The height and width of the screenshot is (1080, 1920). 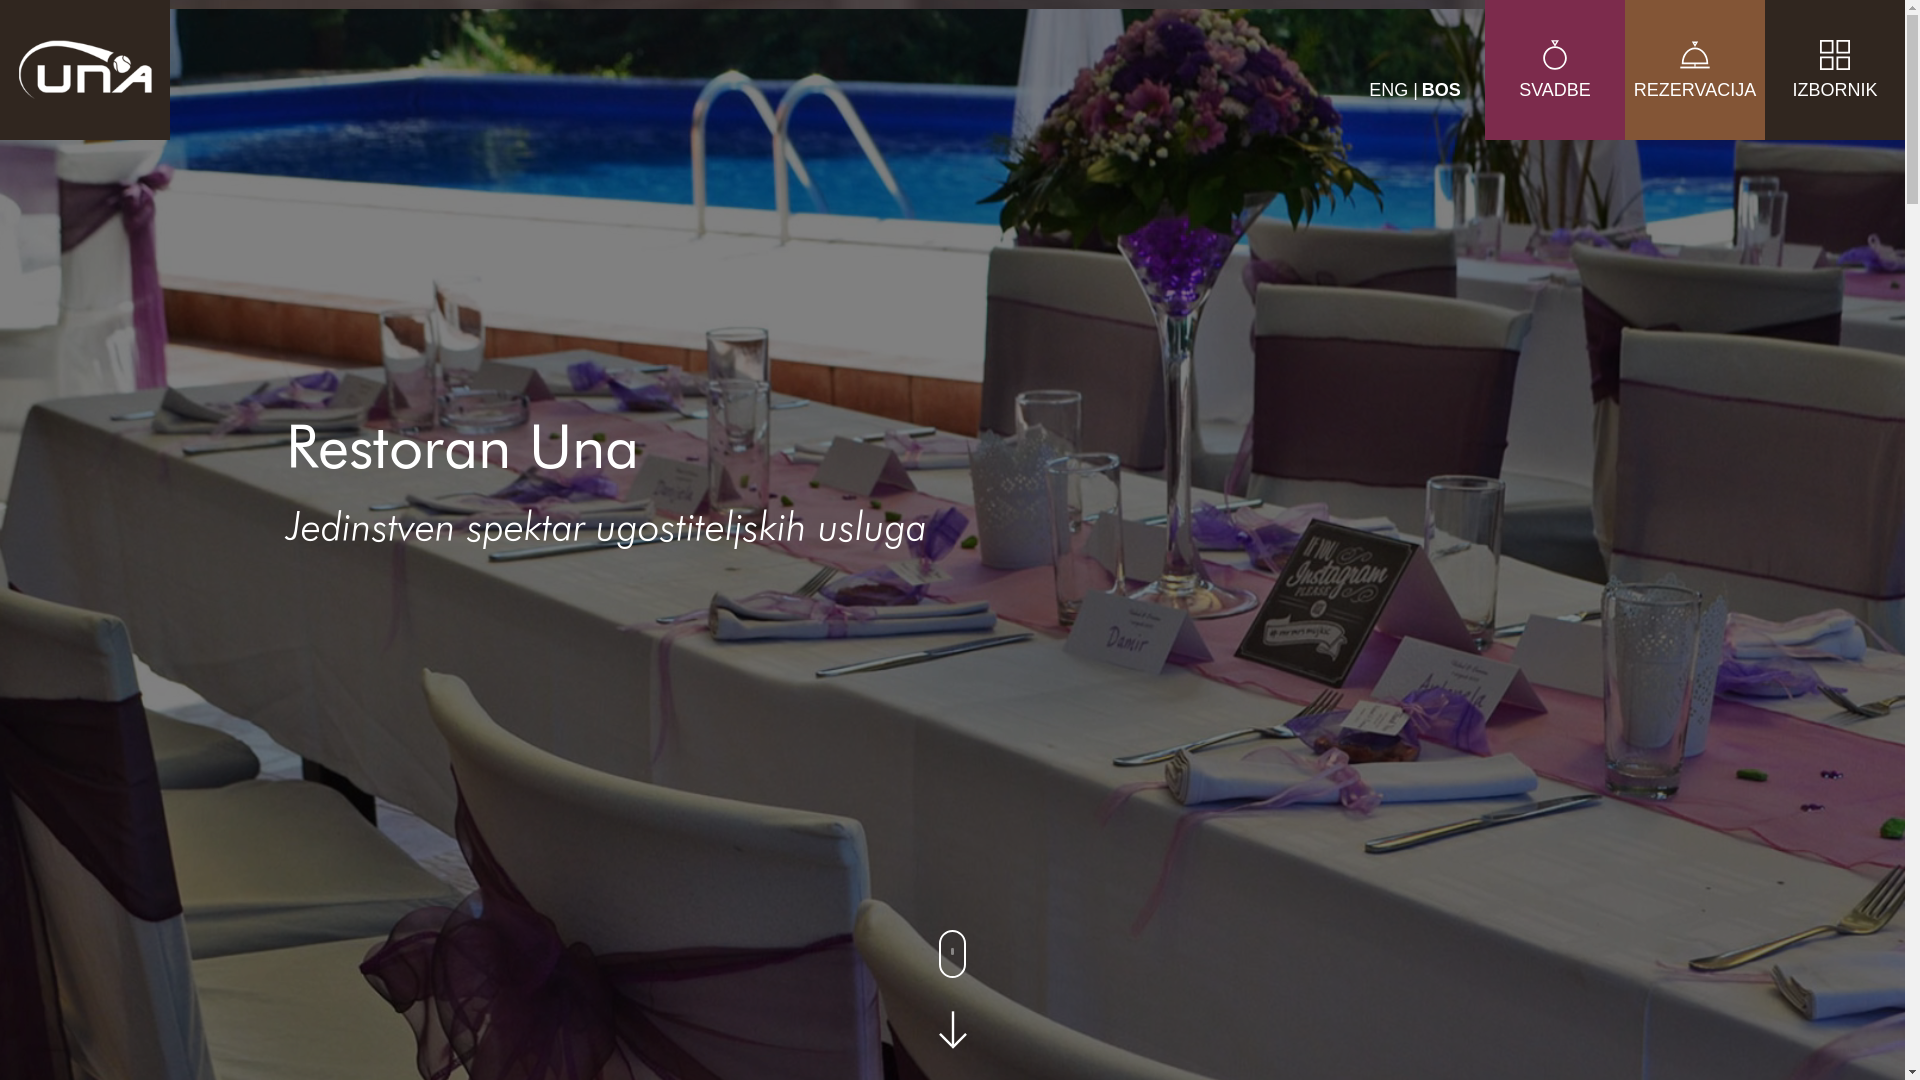 I want to click on 'ENG', so click(x=1390, y=88).